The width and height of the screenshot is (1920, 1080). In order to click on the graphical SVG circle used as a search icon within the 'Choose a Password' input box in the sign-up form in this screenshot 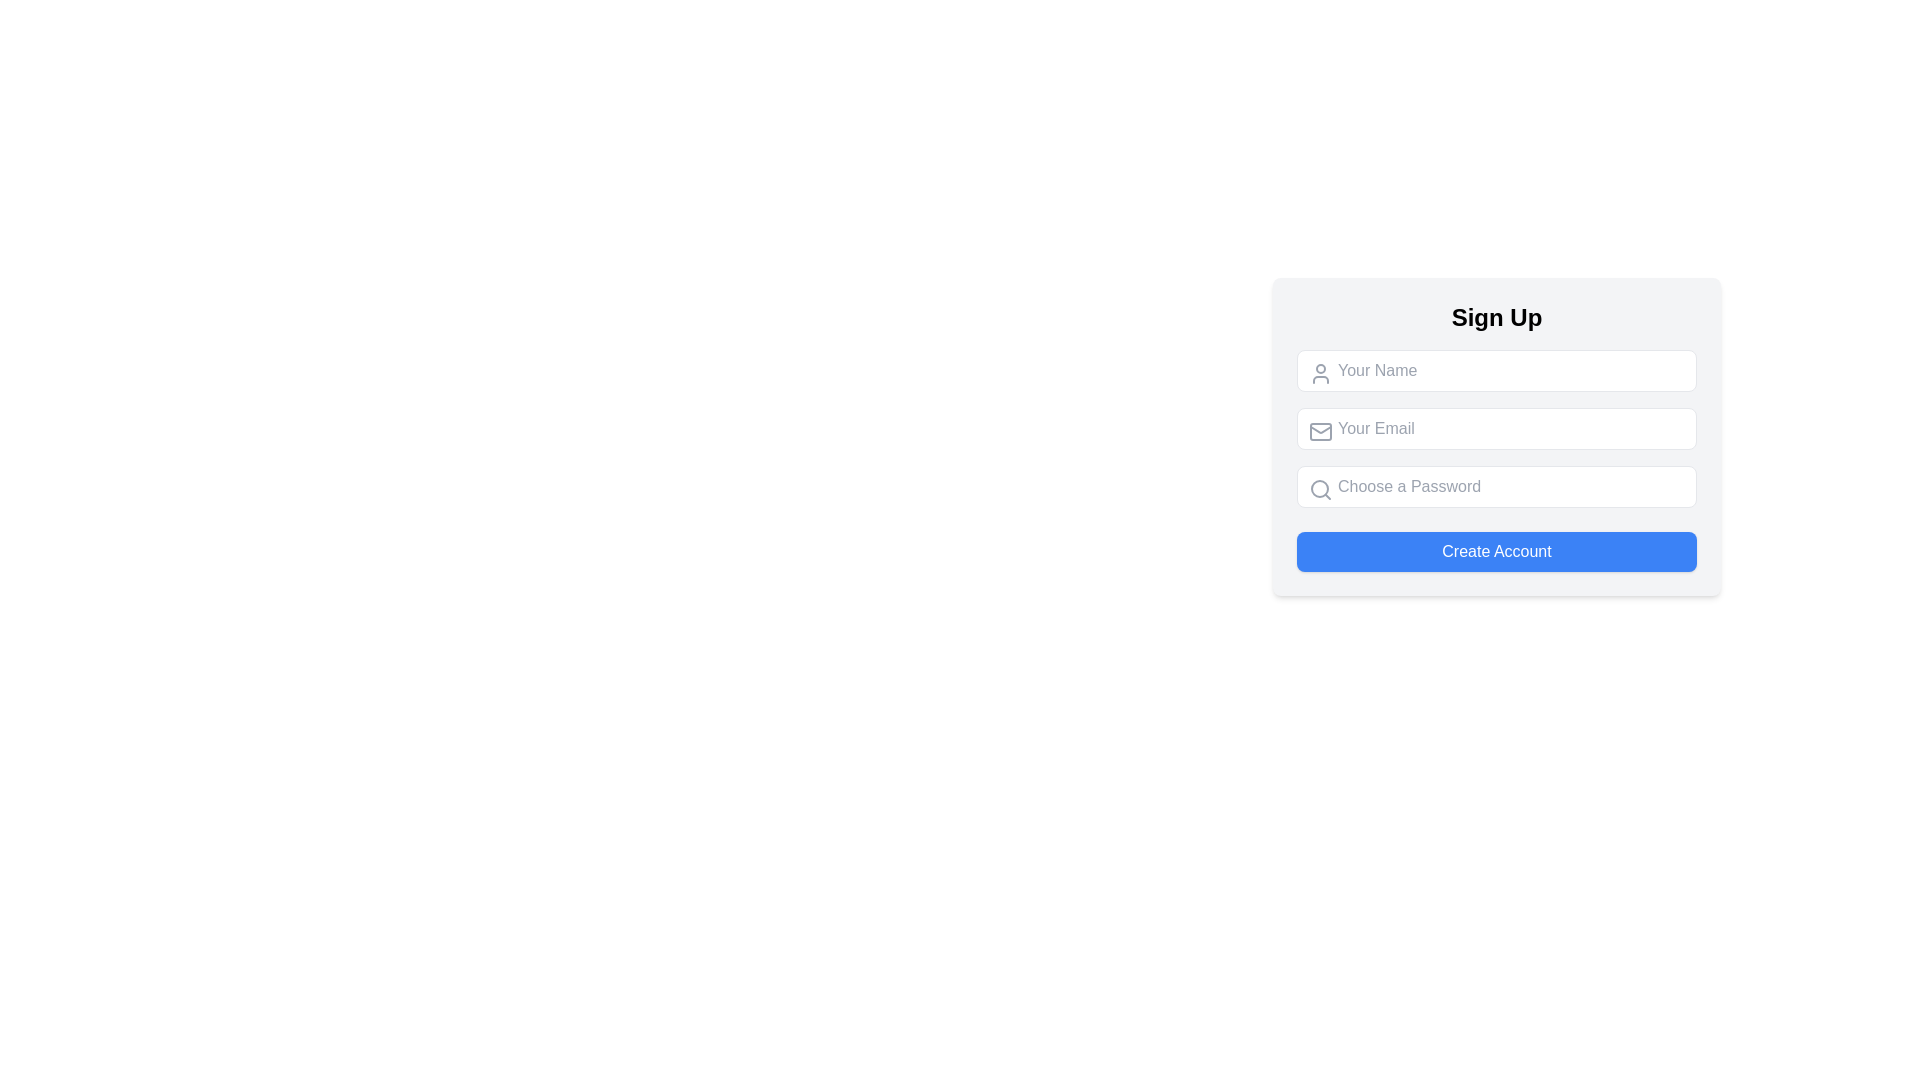, I will do `click(1320, 489)`.